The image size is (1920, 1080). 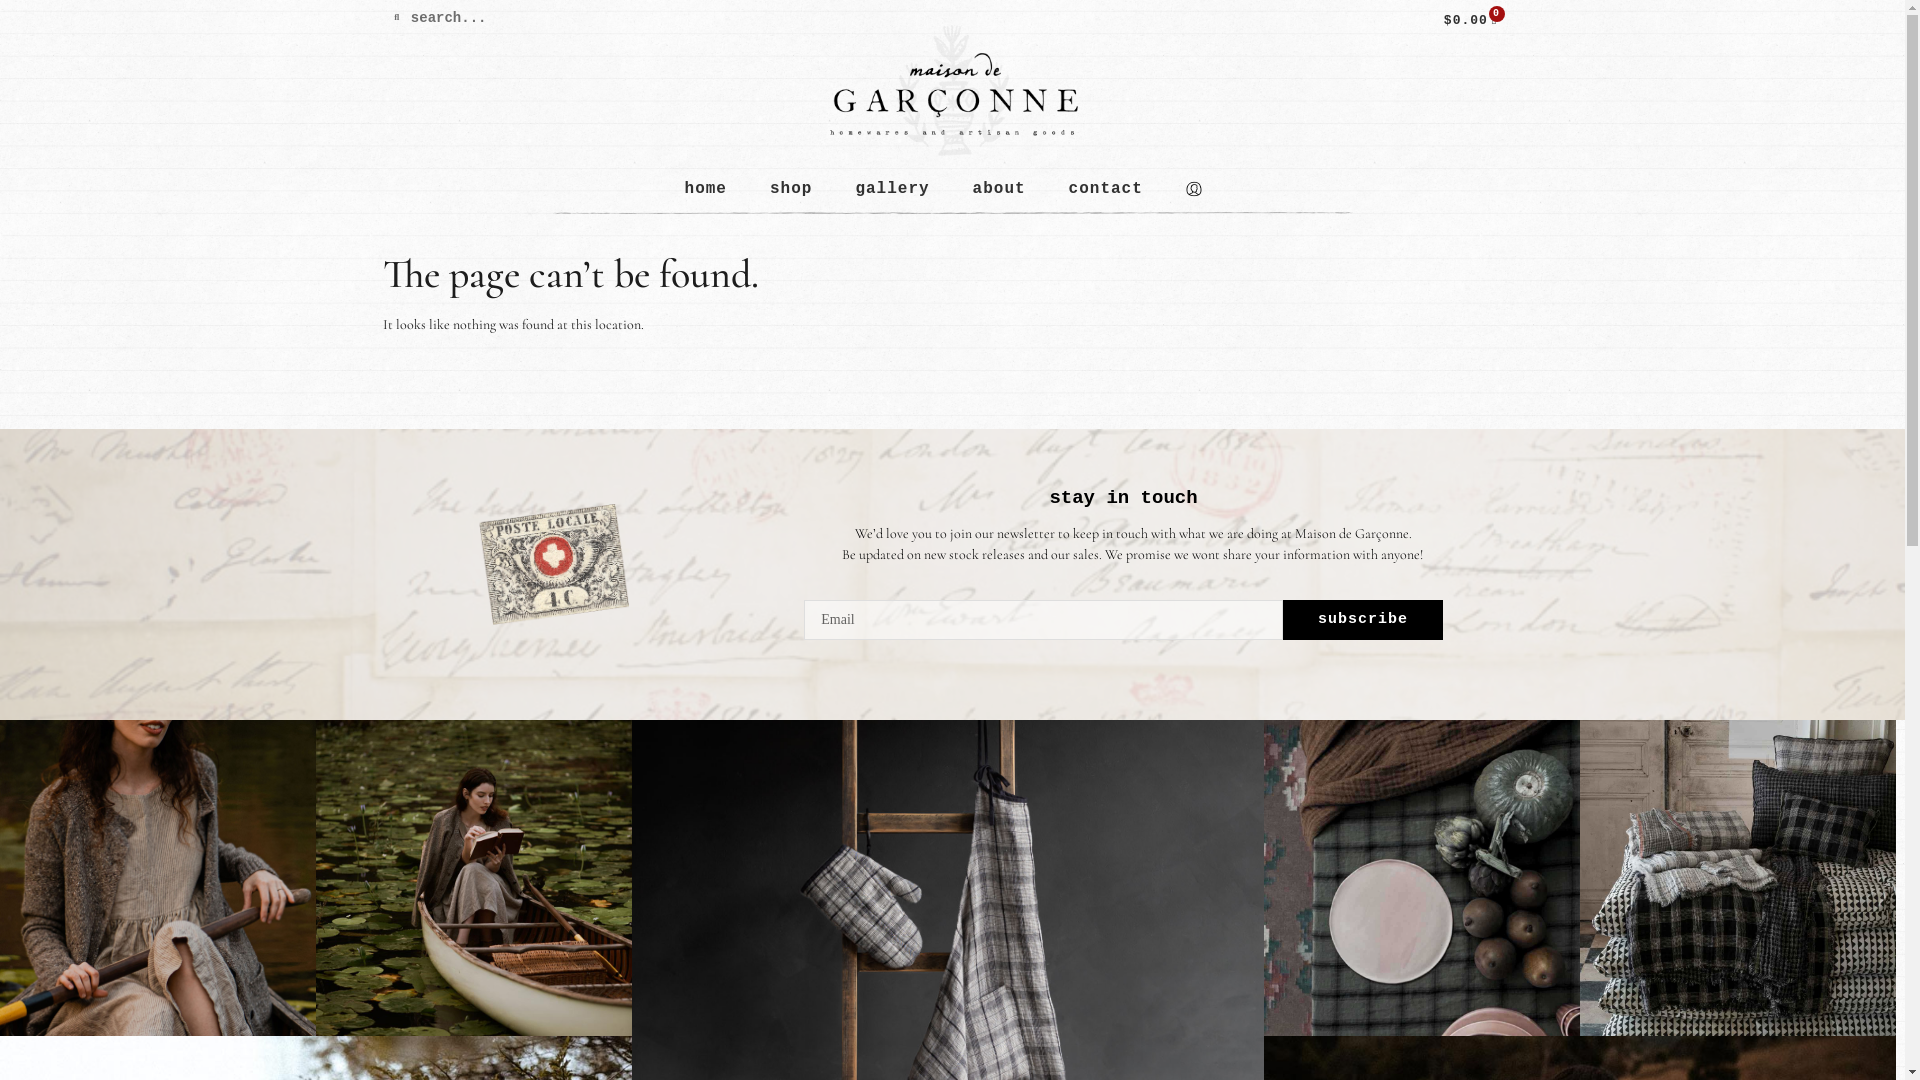 What do you see at coordinates (705, 189) in the screenshot?
I see `'home'` at bounding box center [705, 189].